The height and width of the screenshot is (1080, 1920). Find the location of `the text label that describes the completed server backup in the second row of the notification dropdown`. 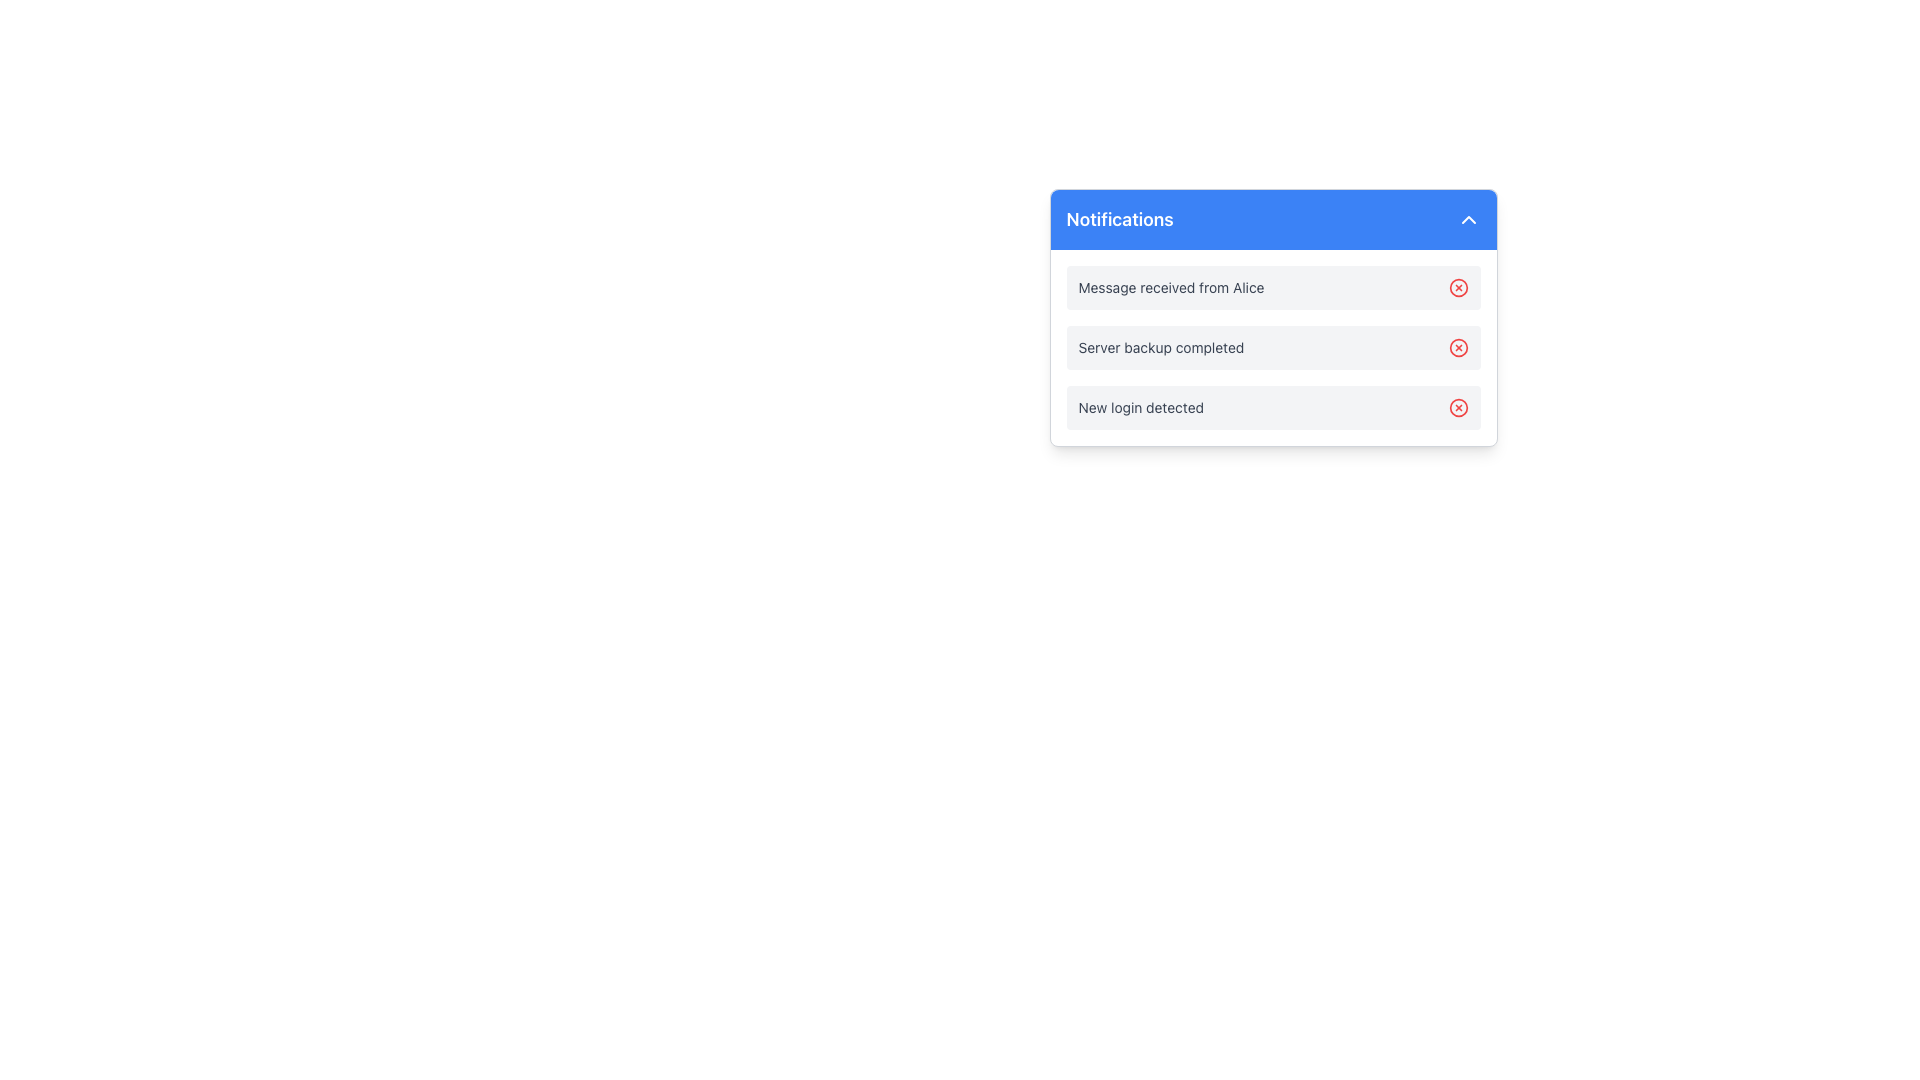

the text label that describes the completed server backup in the second row of the notification dropdown is located at coordinates (1161, 346).